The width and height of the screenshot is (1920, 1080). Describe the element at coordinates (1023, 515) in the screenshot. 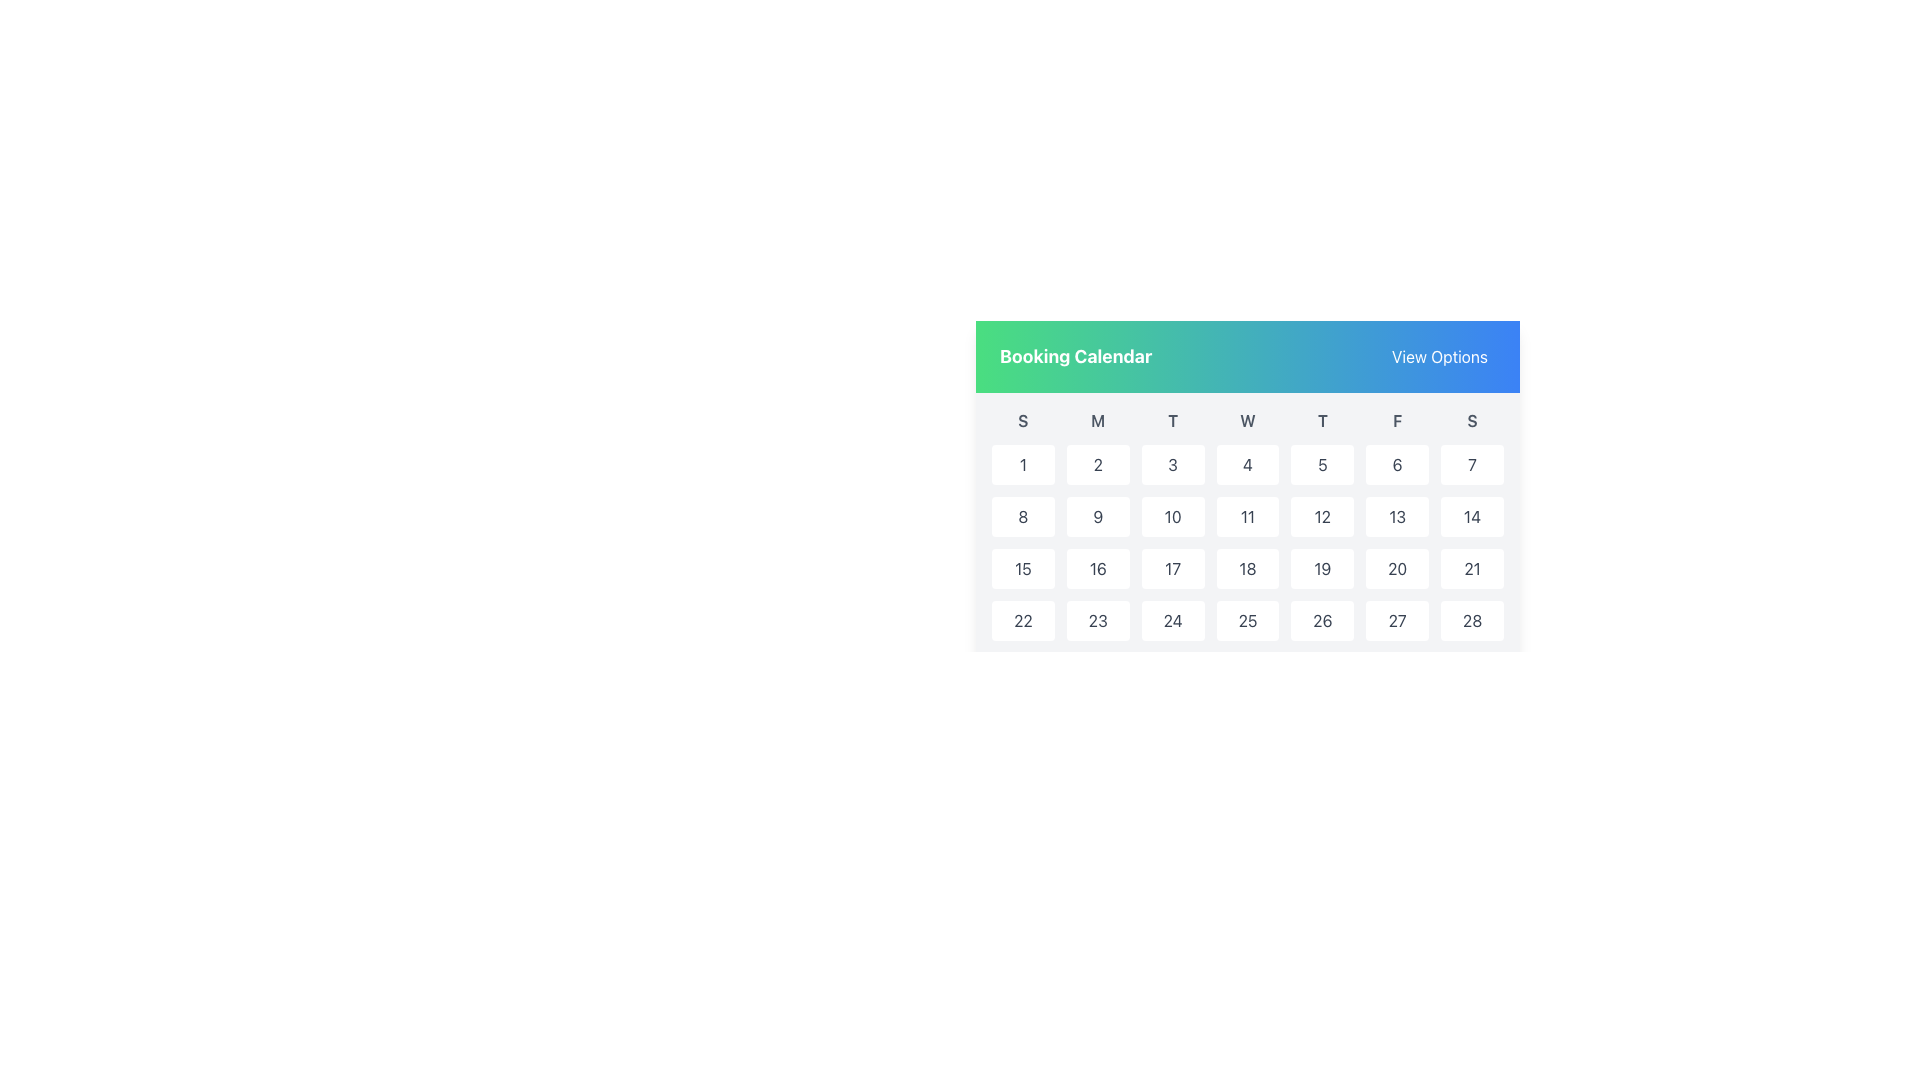

I see `the Calendar Cell located in the second row and first column of the Booking Calendar` at that location.